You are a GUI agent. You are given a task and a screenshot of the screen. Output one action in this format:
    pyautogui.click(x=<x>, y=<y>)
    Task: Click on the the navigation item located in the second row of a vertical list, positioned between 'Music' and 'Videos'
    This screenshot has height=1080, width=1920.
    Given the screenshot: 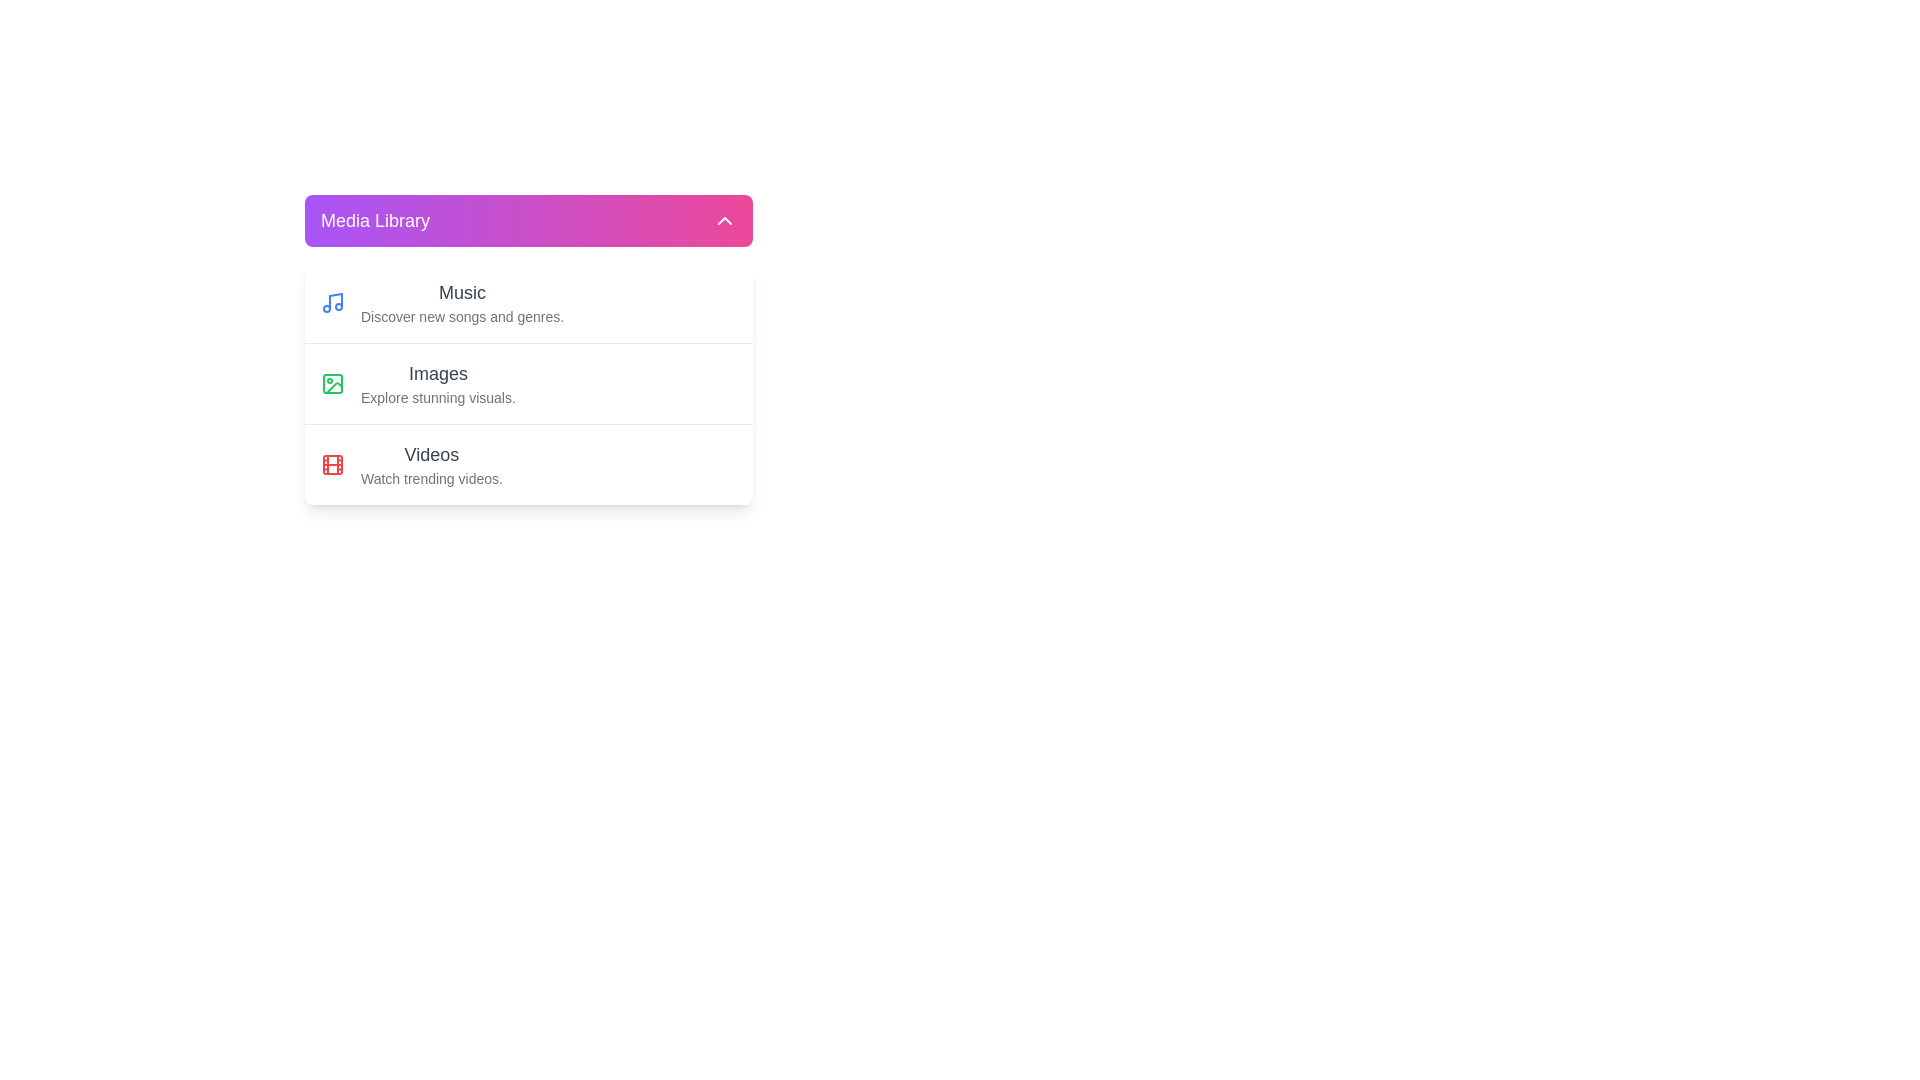 What is the action you would take?
    pyautogui.click(x=528, y=383)
    